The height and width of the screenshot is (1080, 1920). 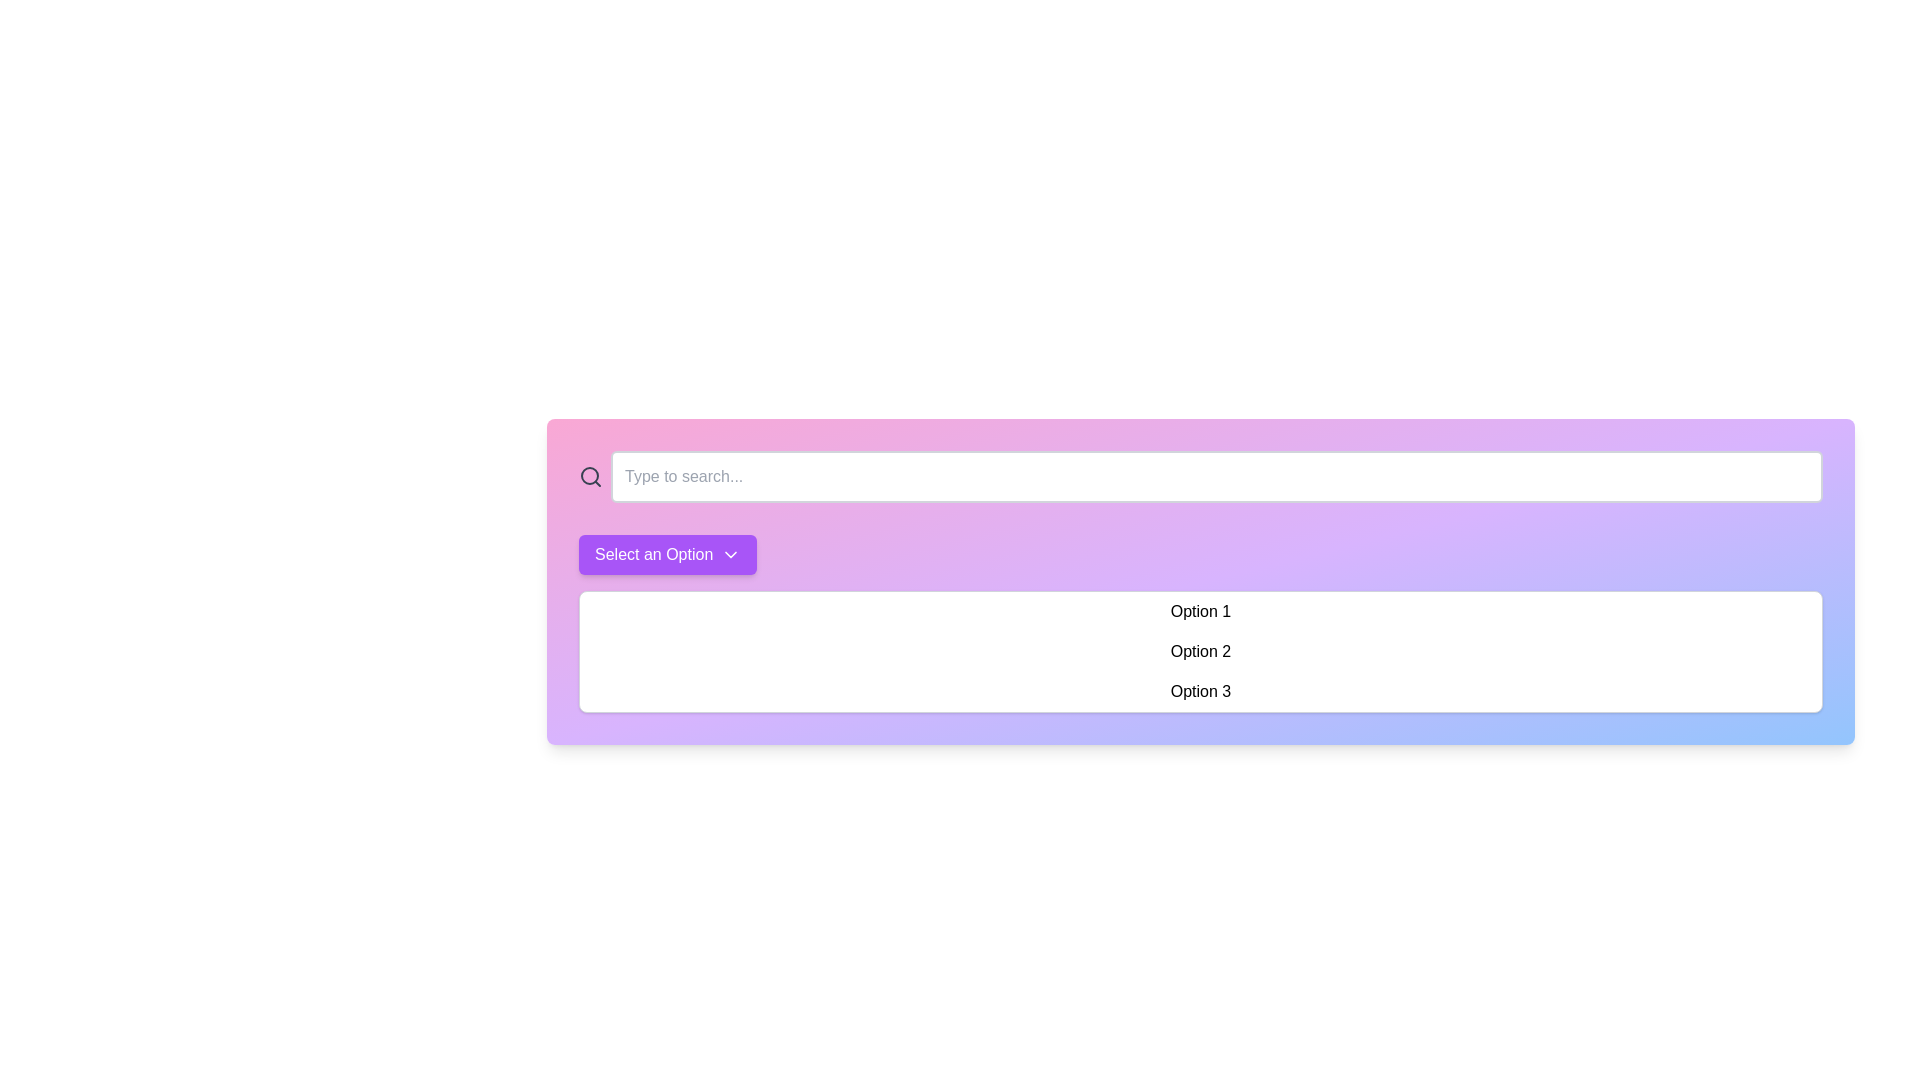 I want to click on the List Item labeled 'Option 2', so click(x=1200, y=651).